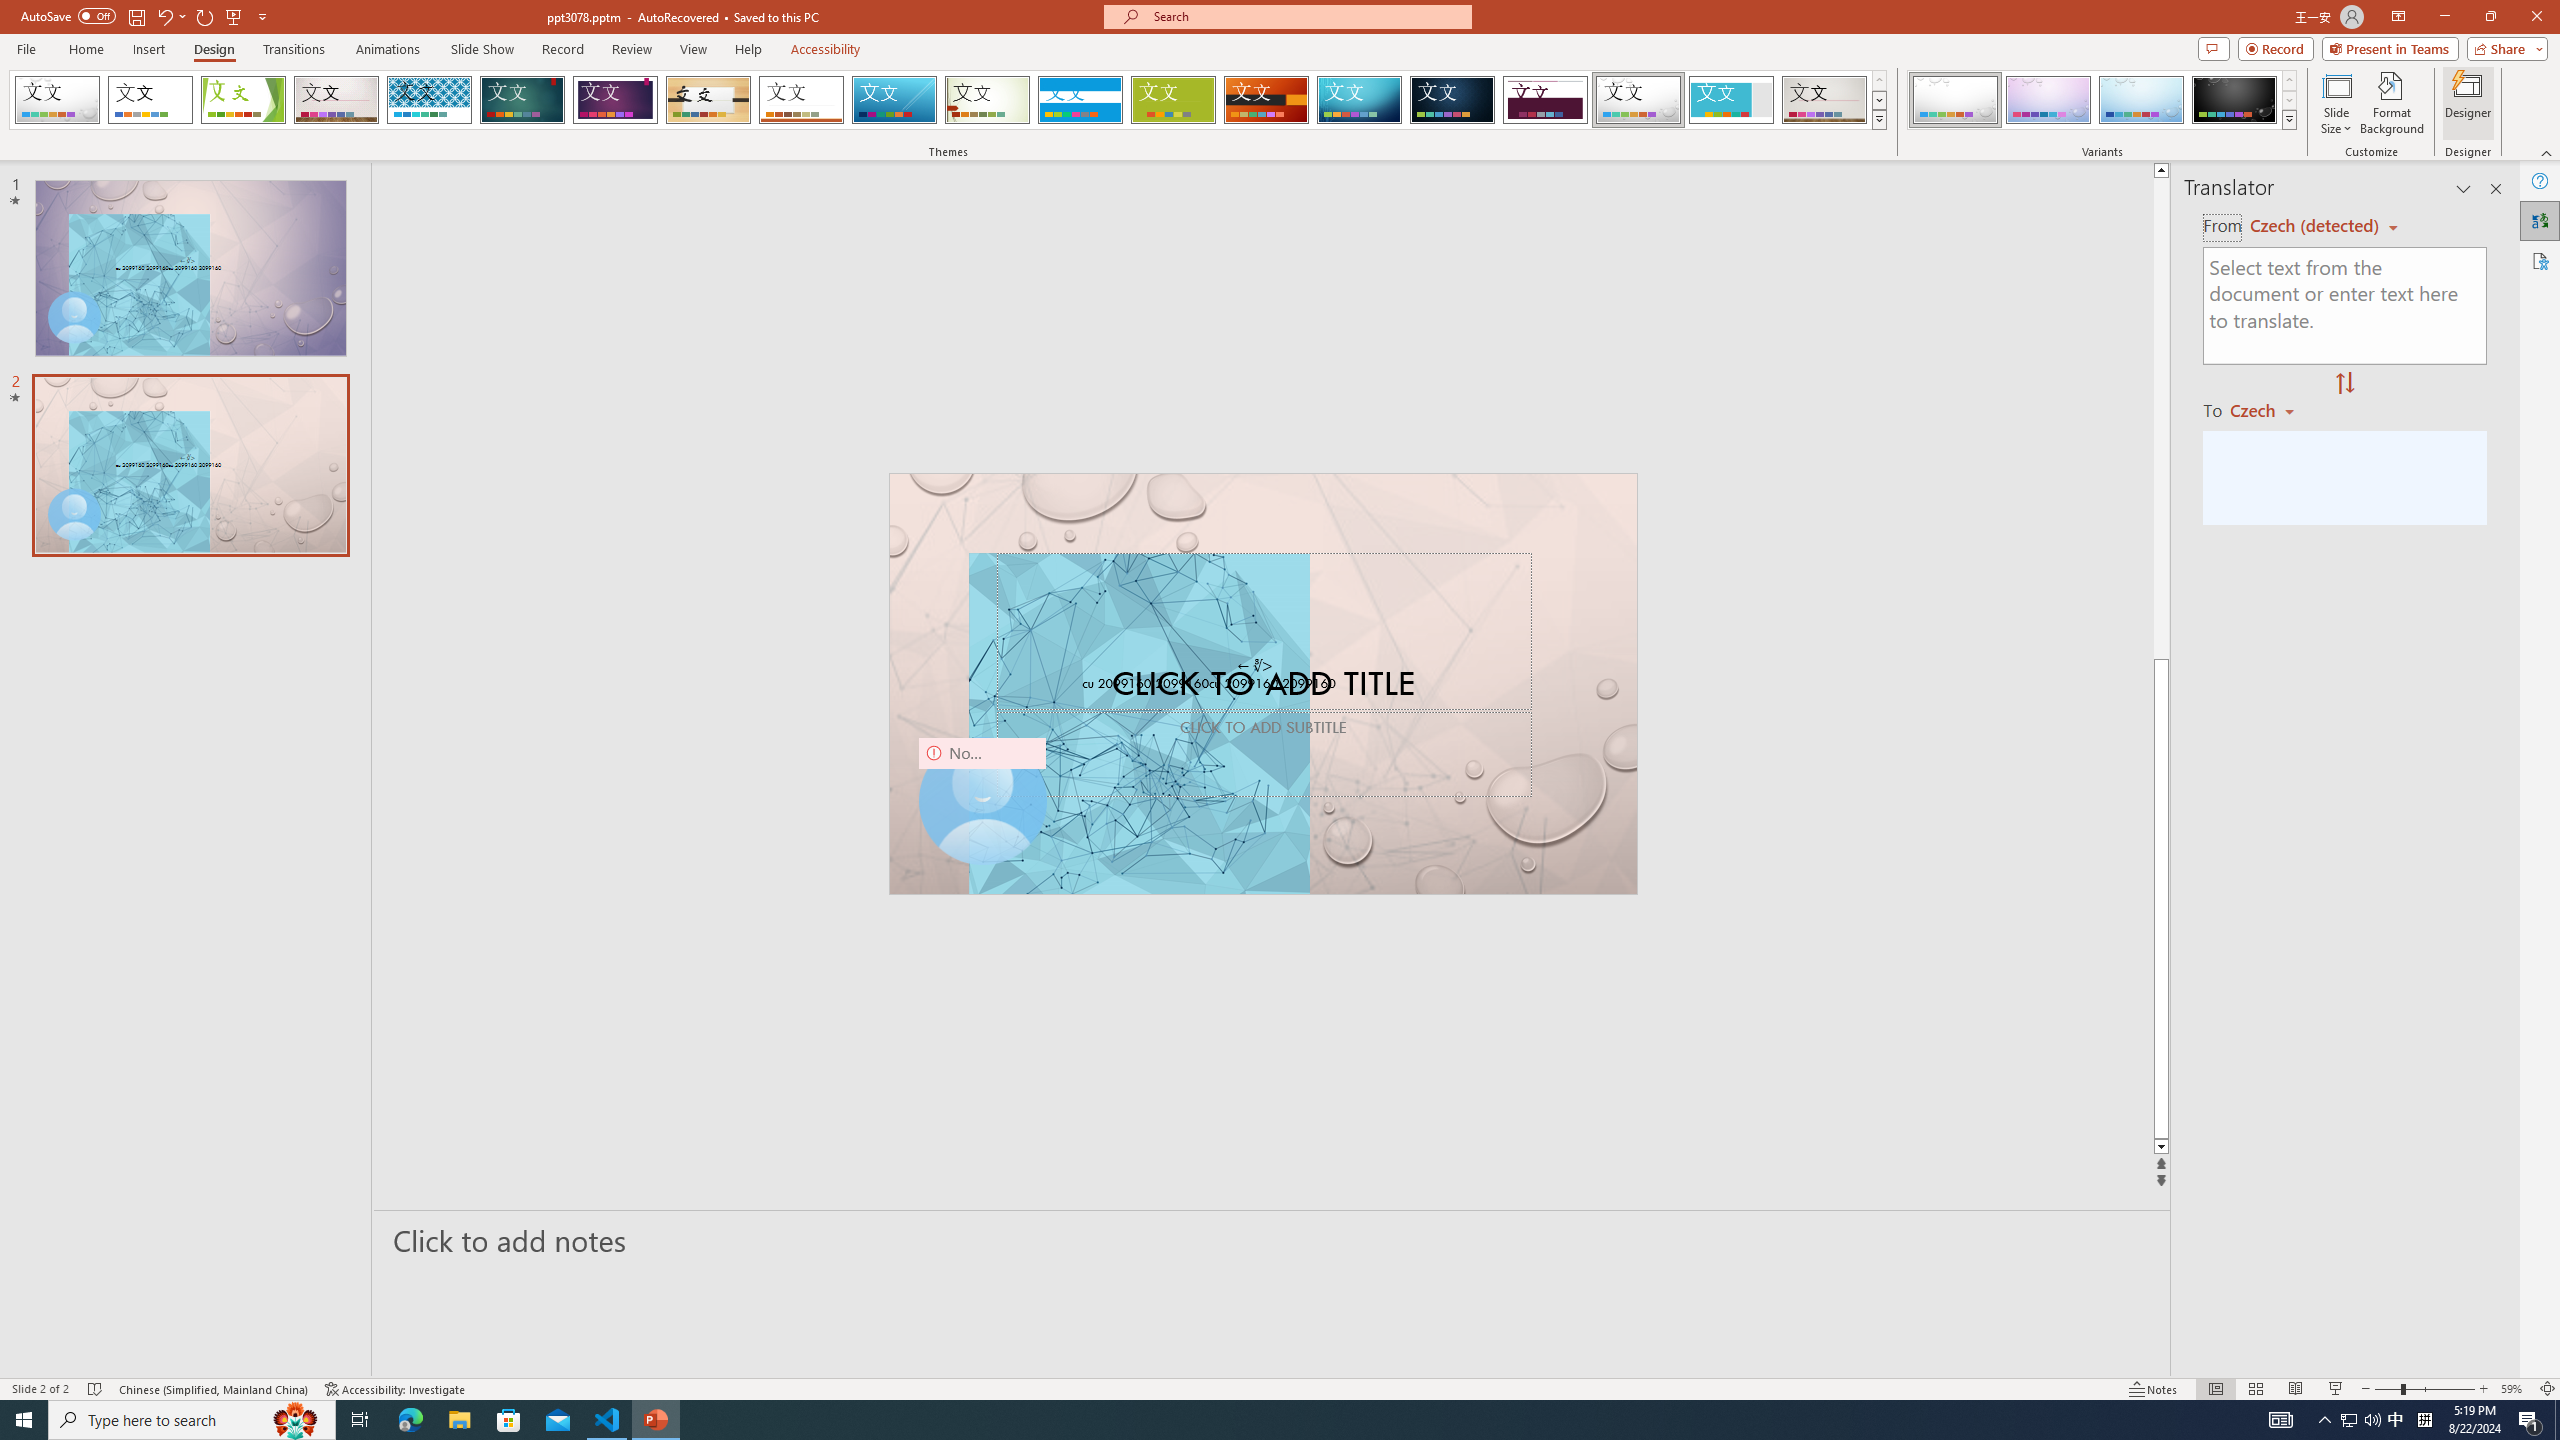 This screenshot has width=2560, height=1440. Describe the element at coordinates (521, 99) in the screenshot. I see `'Ion'` at that location.